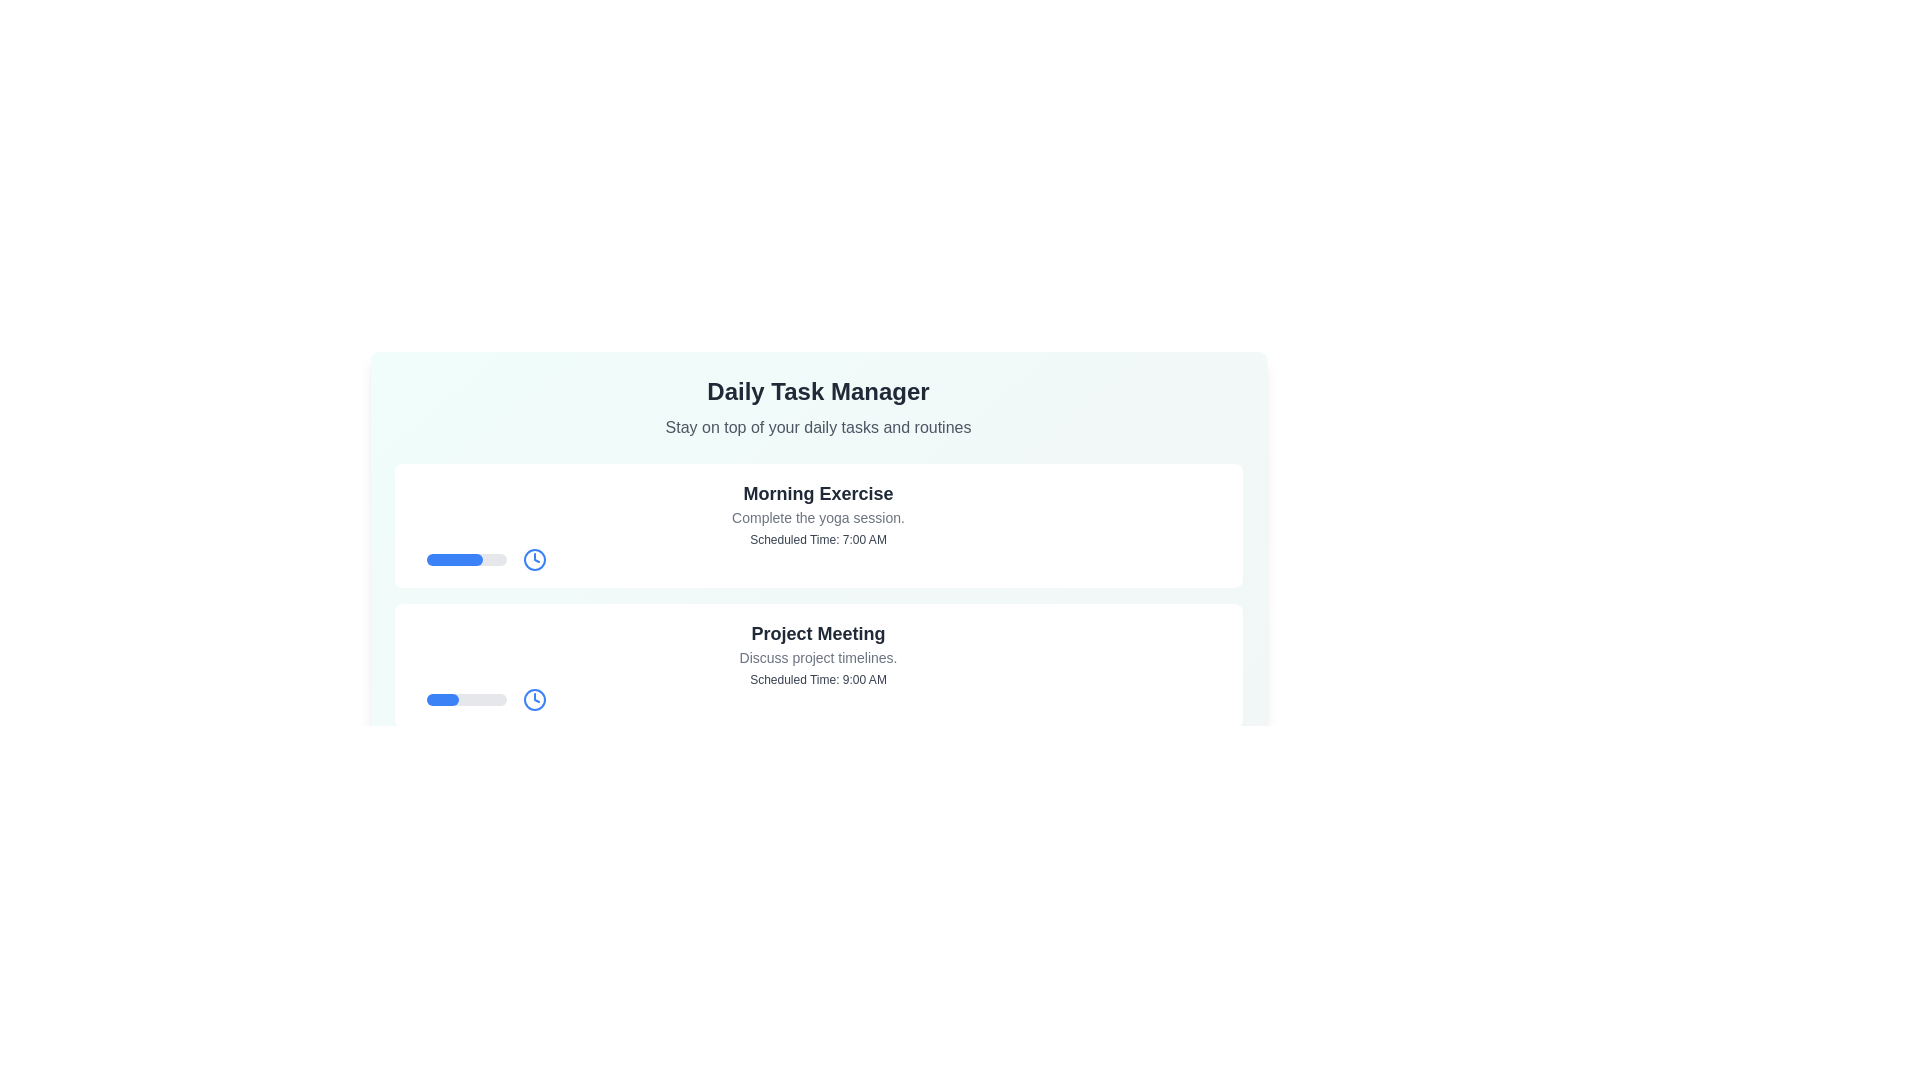 This screenshot has width=1920, height=1080. I want to click on information displayed in the Informational display block, which shows details about a scheduled task including the task name, description, and associated time, so click(818, 793).